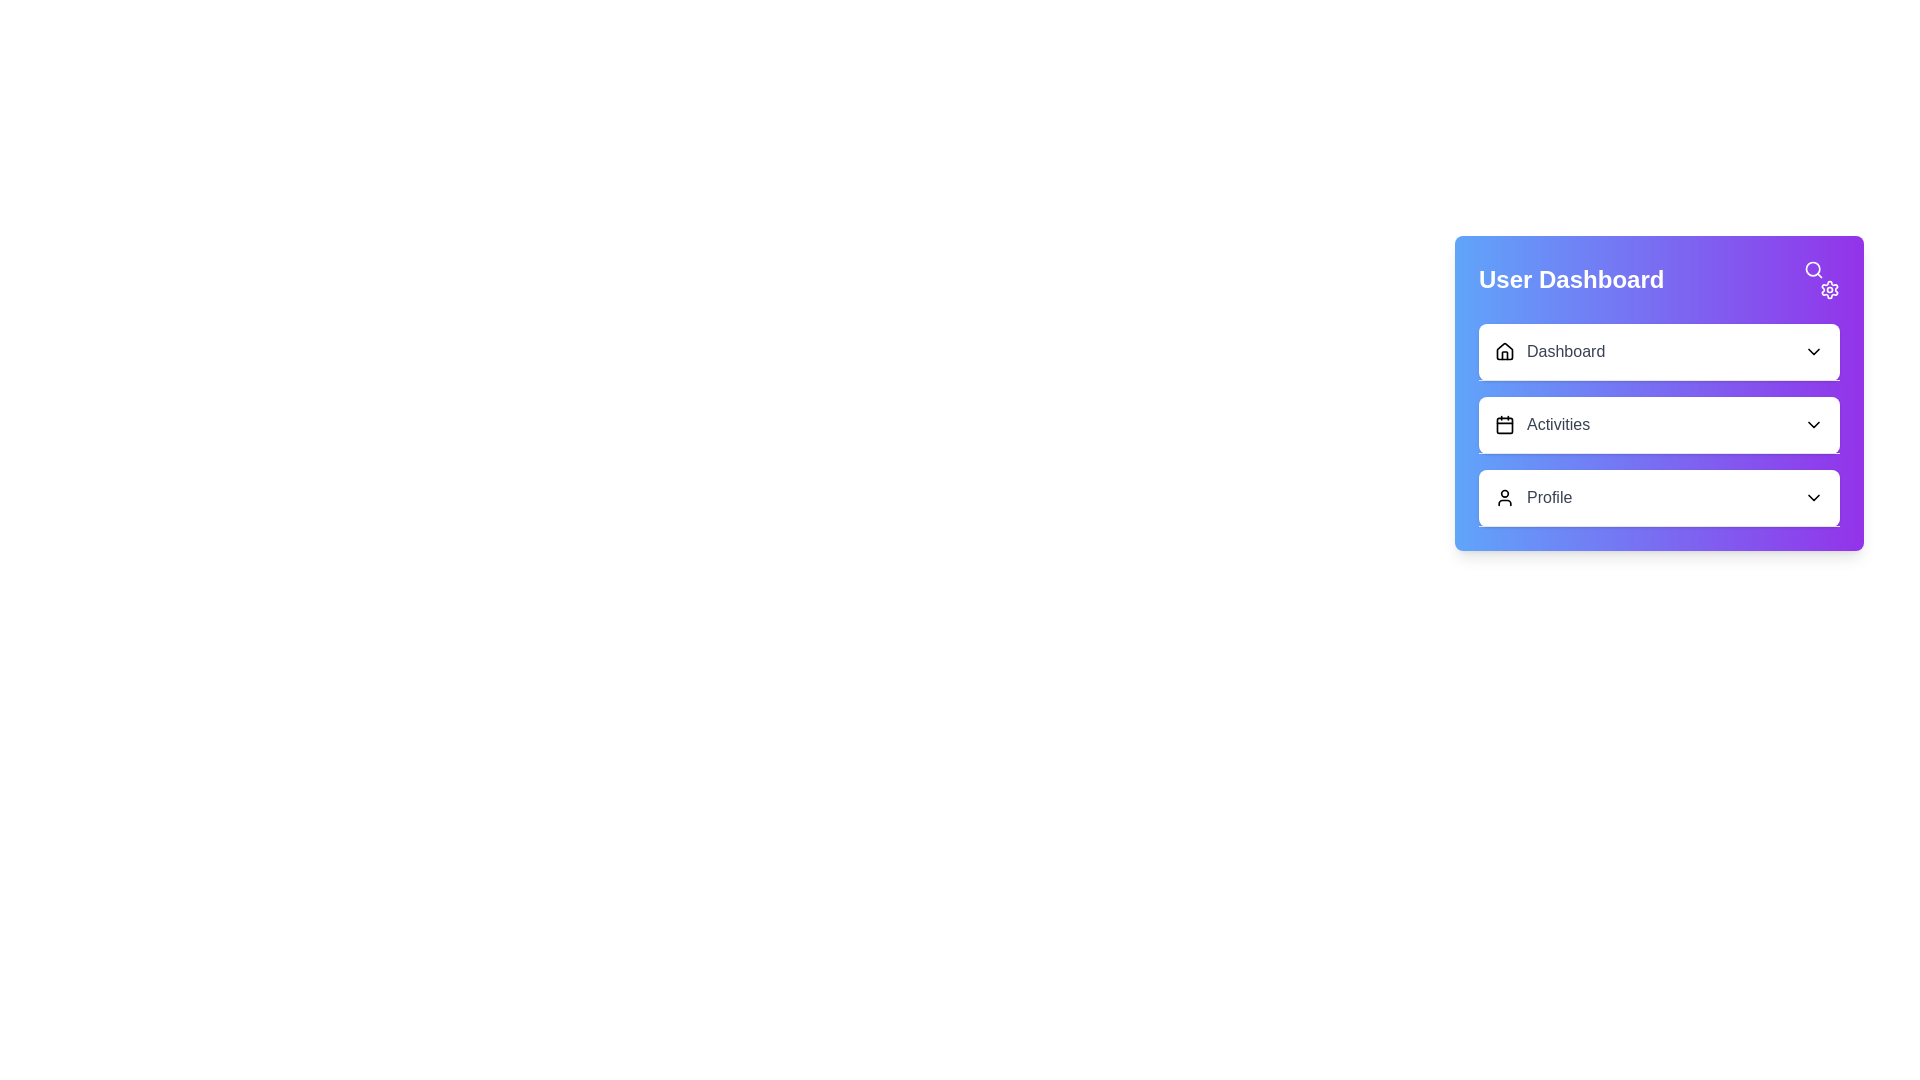 The image size is (1920, 1080). I want to click on the title text label located at the top-left corner of the header section of the card-like UI element, so click(1570, 280).